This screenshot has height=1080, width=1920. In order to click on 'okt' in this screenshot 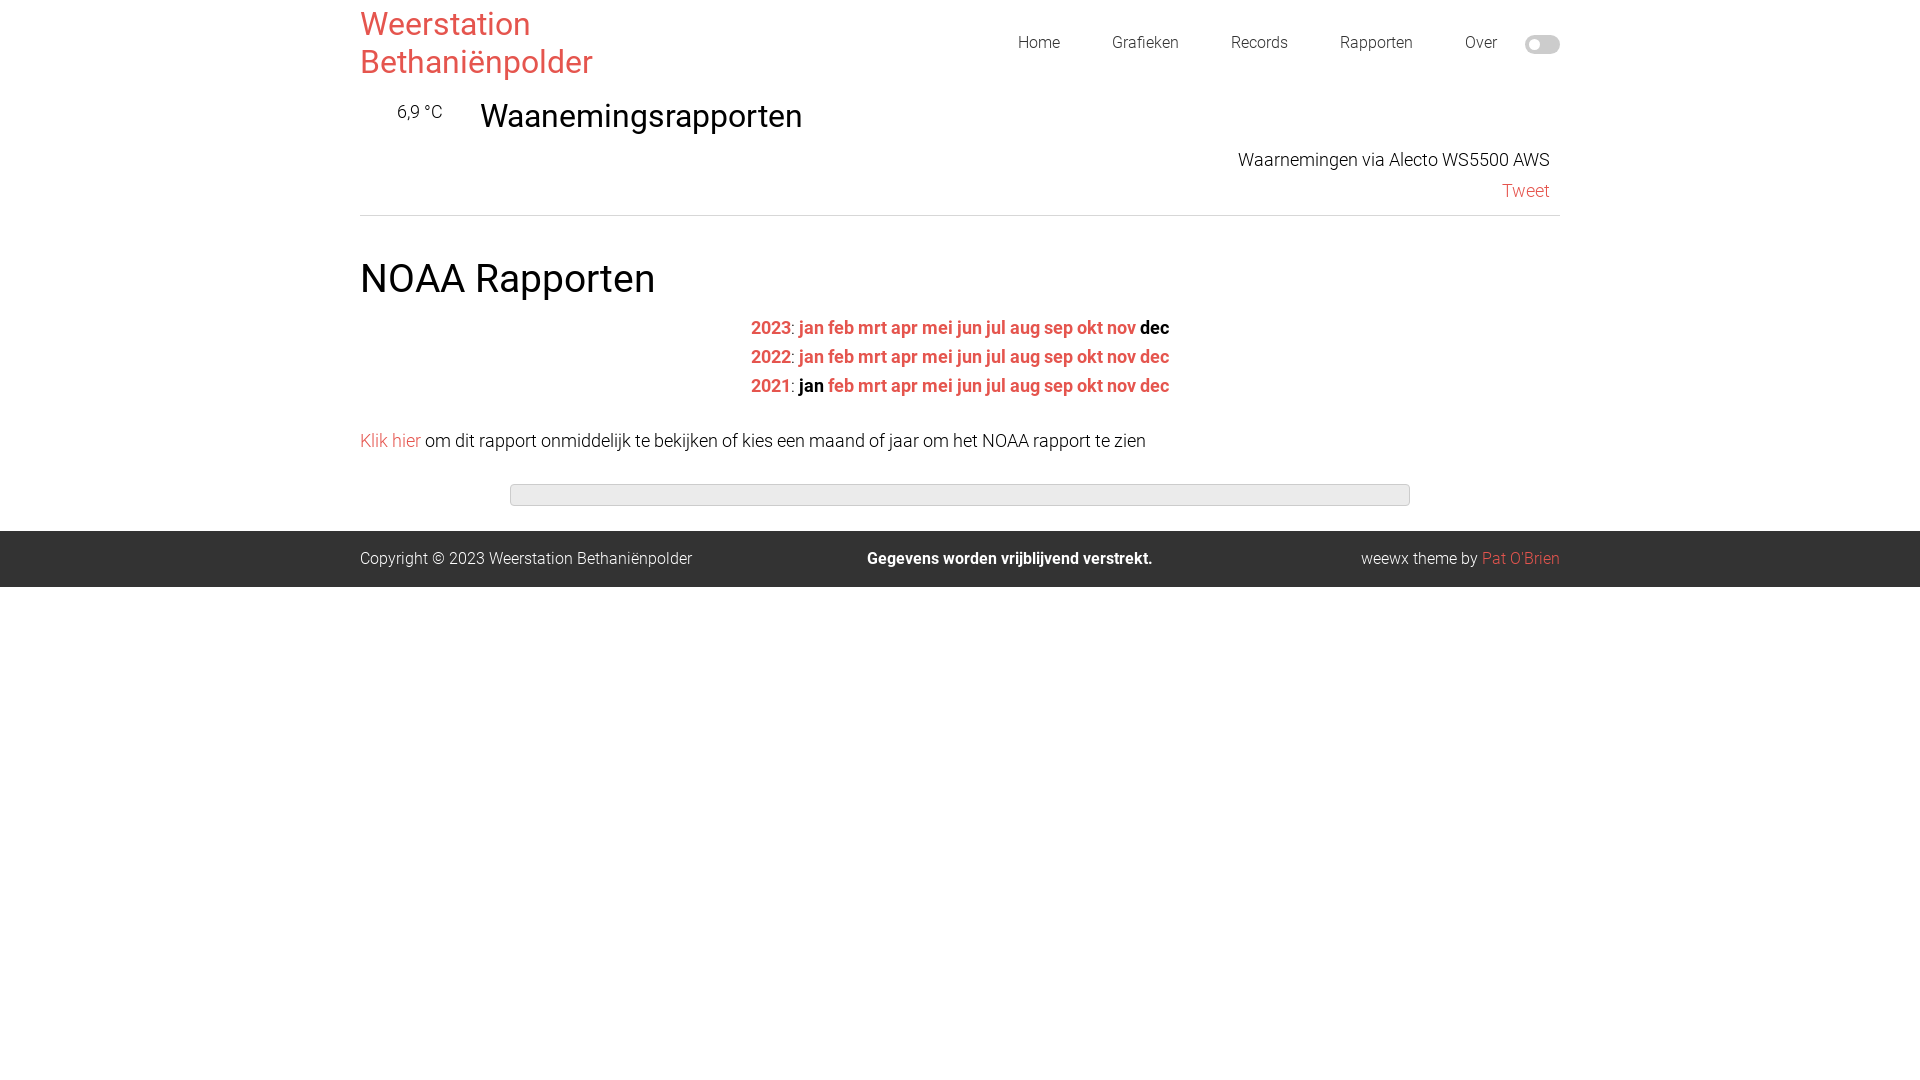, I will do `click(1088, 385)`.